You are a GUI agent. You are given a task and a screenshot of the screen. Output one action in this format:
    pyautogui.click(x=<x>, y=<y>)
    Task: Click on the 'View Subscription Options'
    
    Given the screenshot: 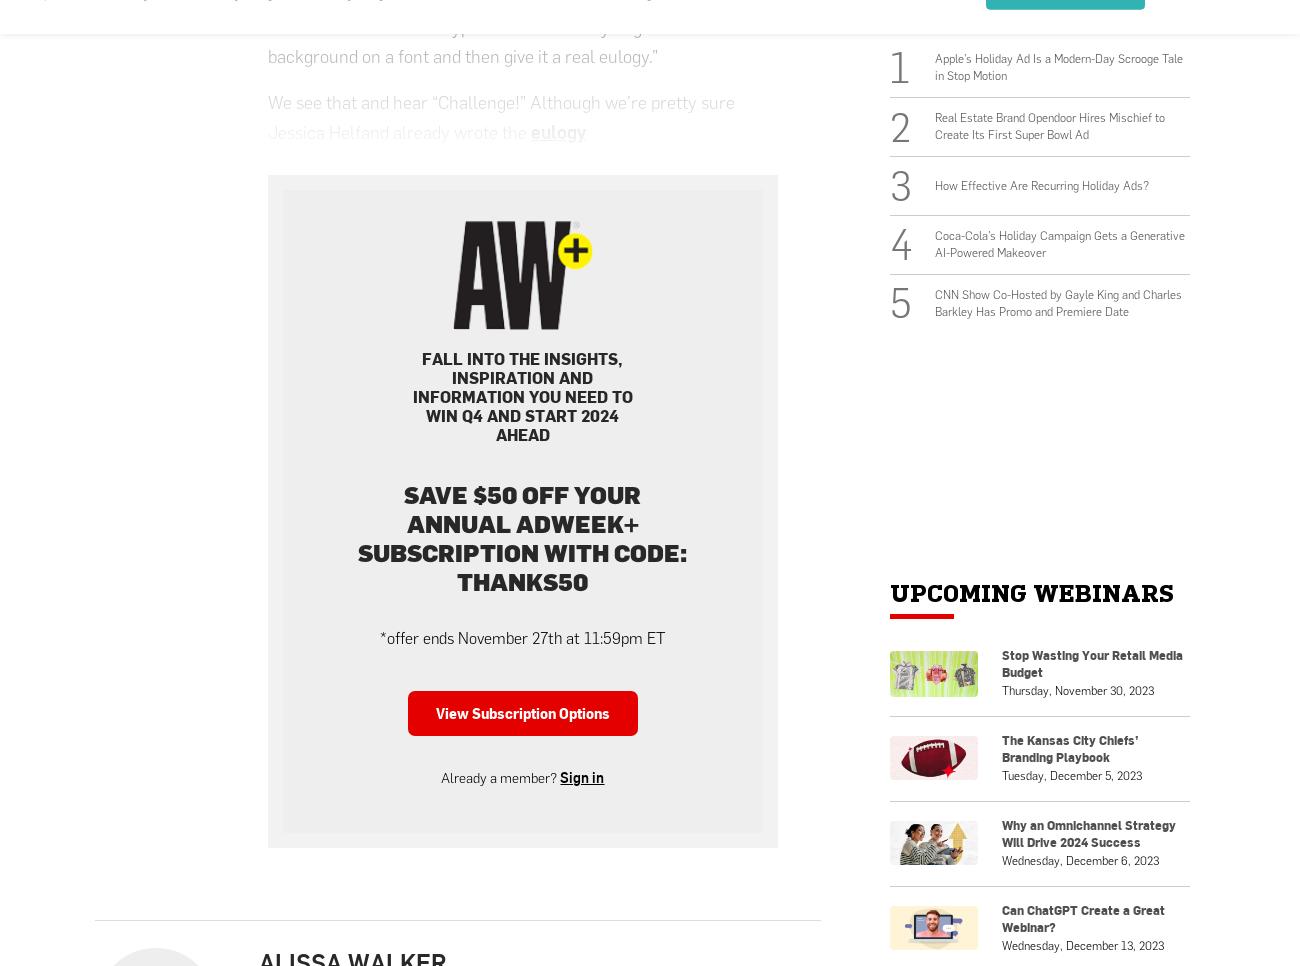 What is the action you would take?
    pyautogui.click(x=521, y=712)
    